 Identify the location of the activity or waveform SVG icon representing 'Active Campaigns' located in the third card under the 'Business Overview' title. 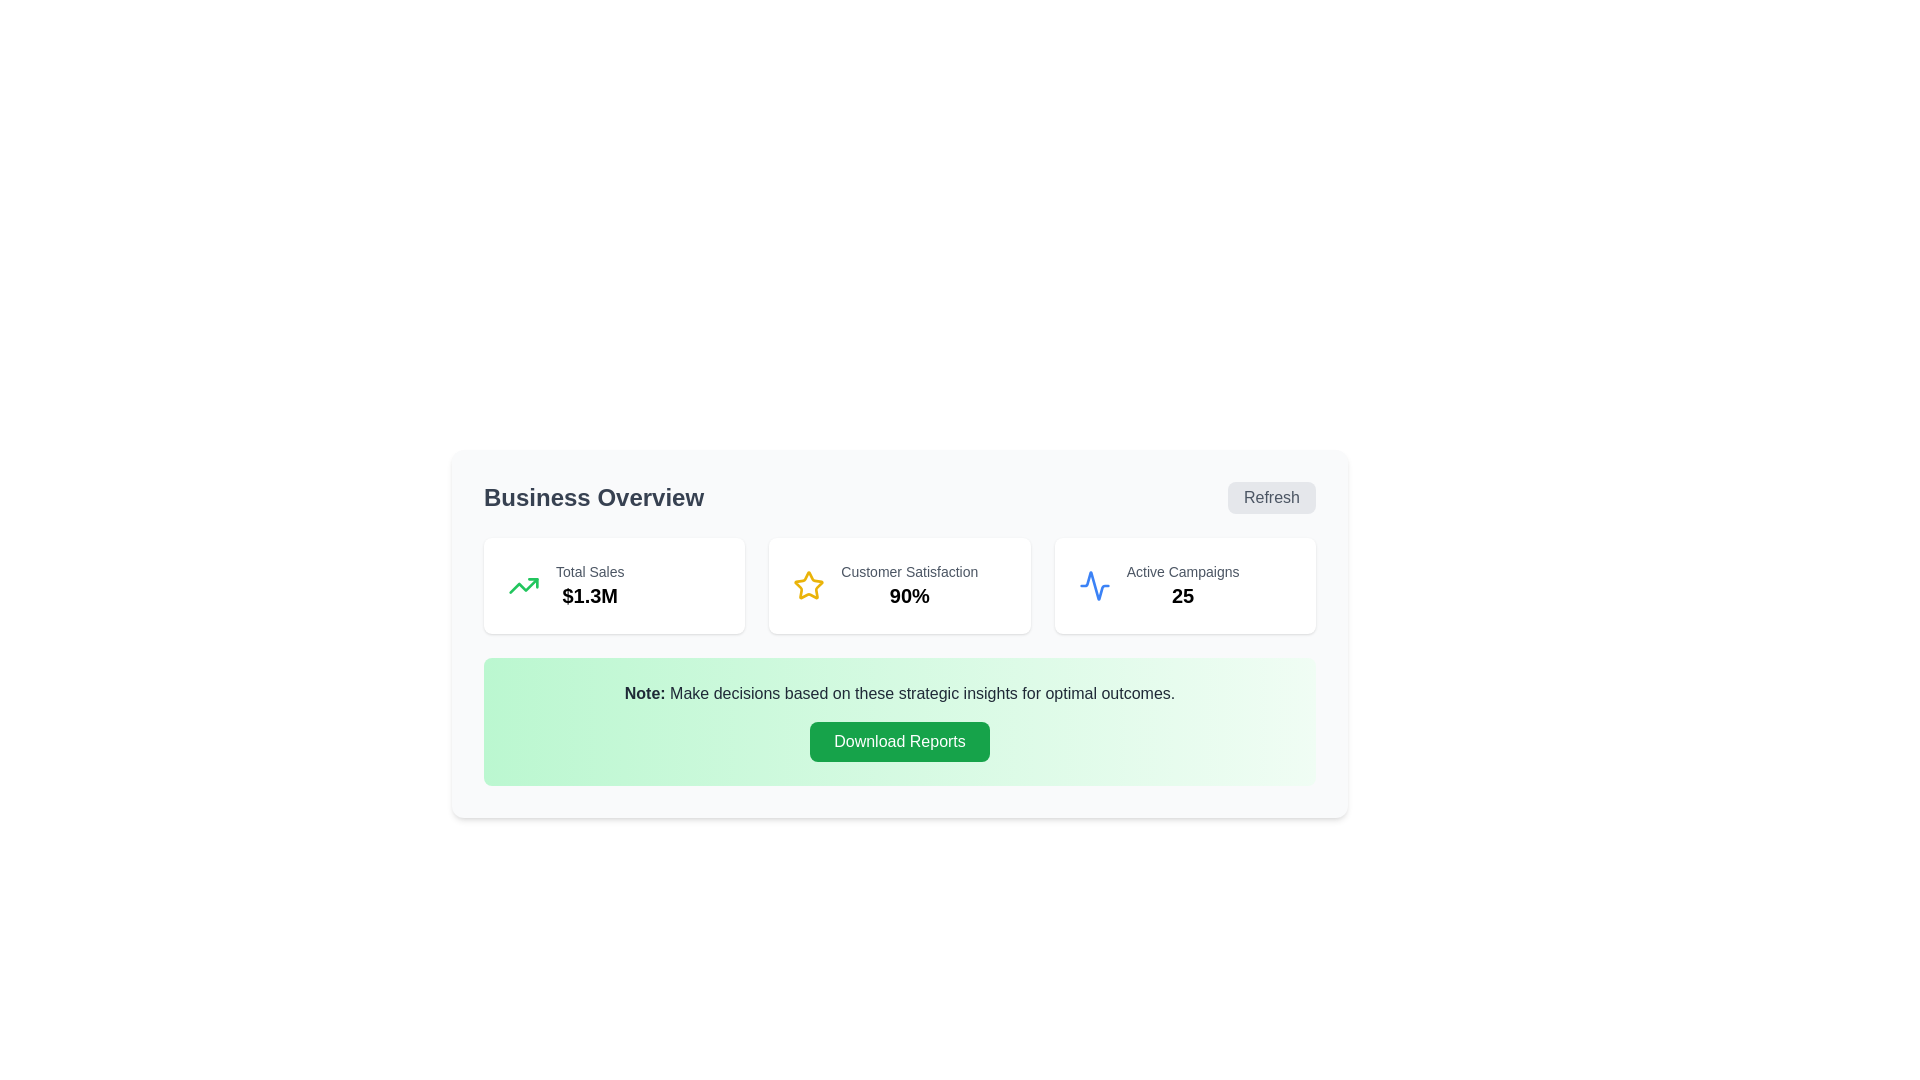
(1093, 585).